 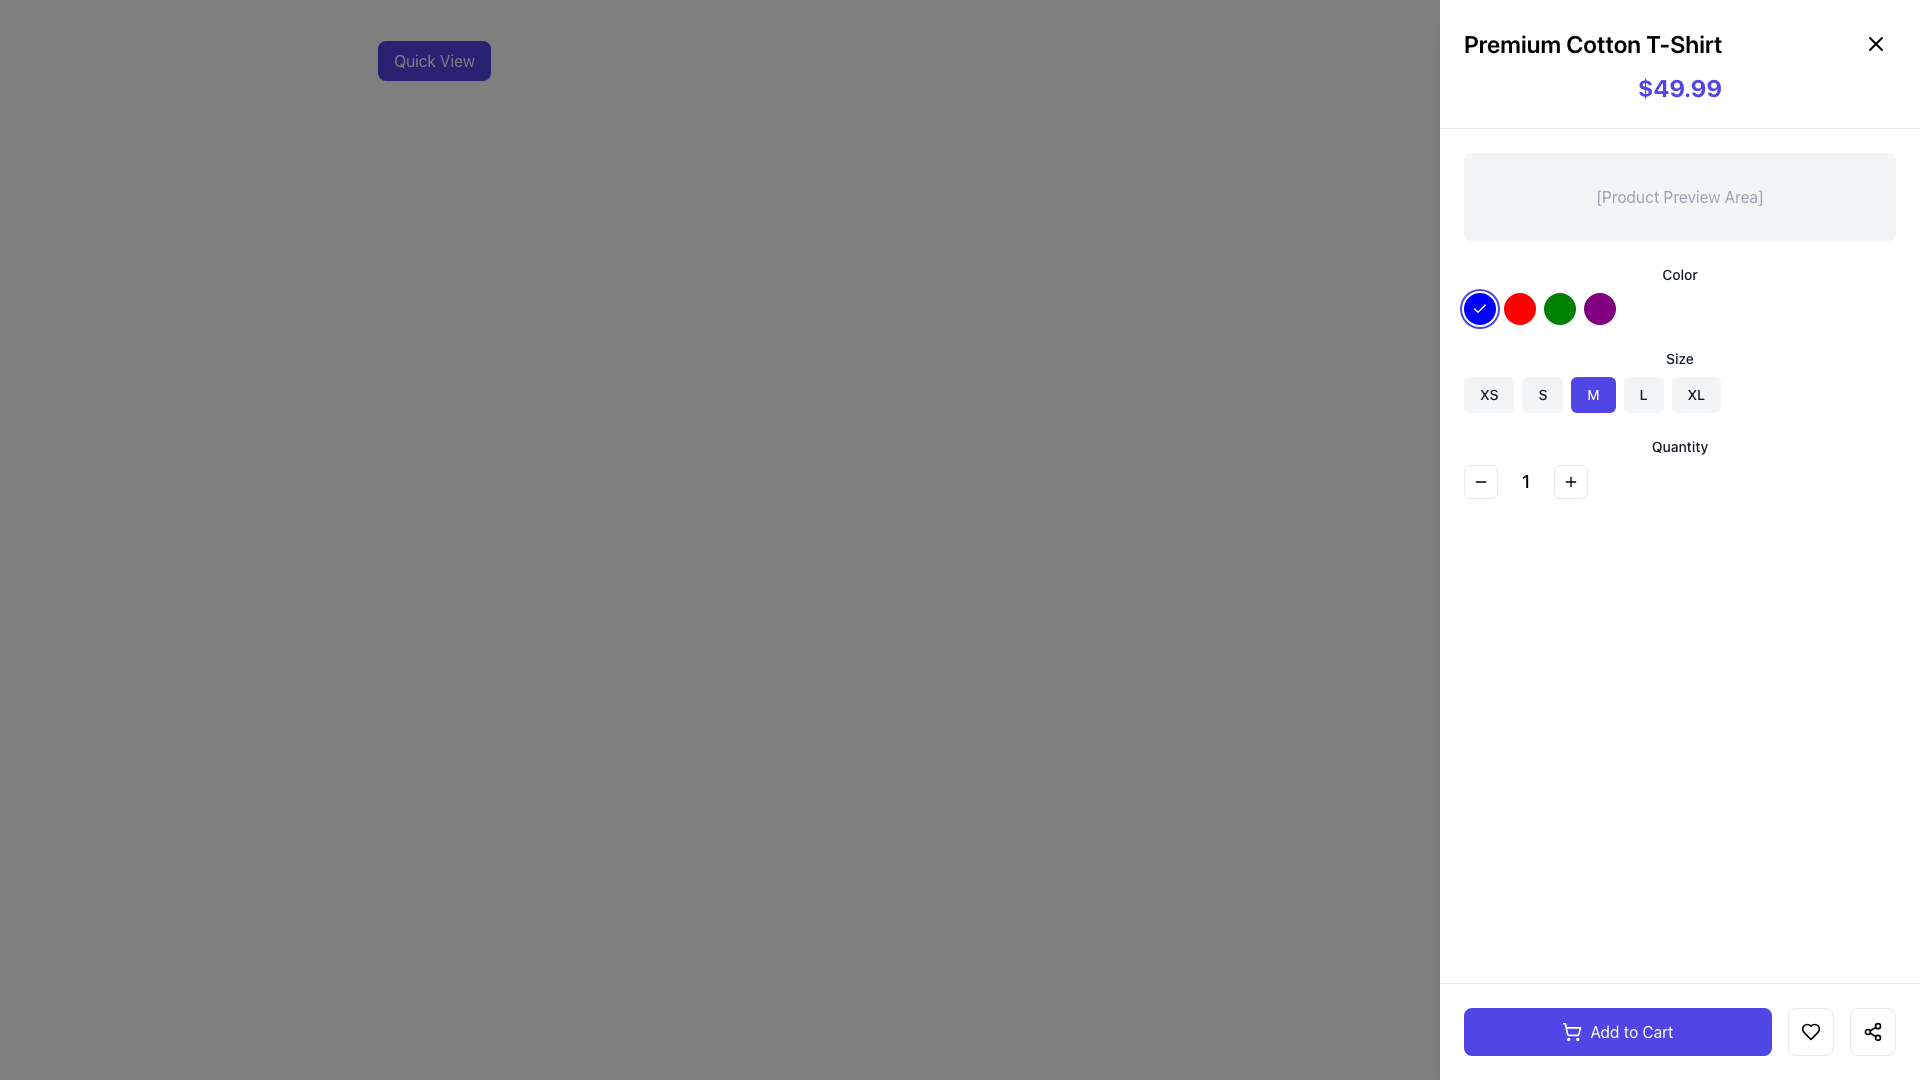 I want to click on the text label inside the blue button located at the right-bottom corner of the interface, so click(x=1632, y=1032).